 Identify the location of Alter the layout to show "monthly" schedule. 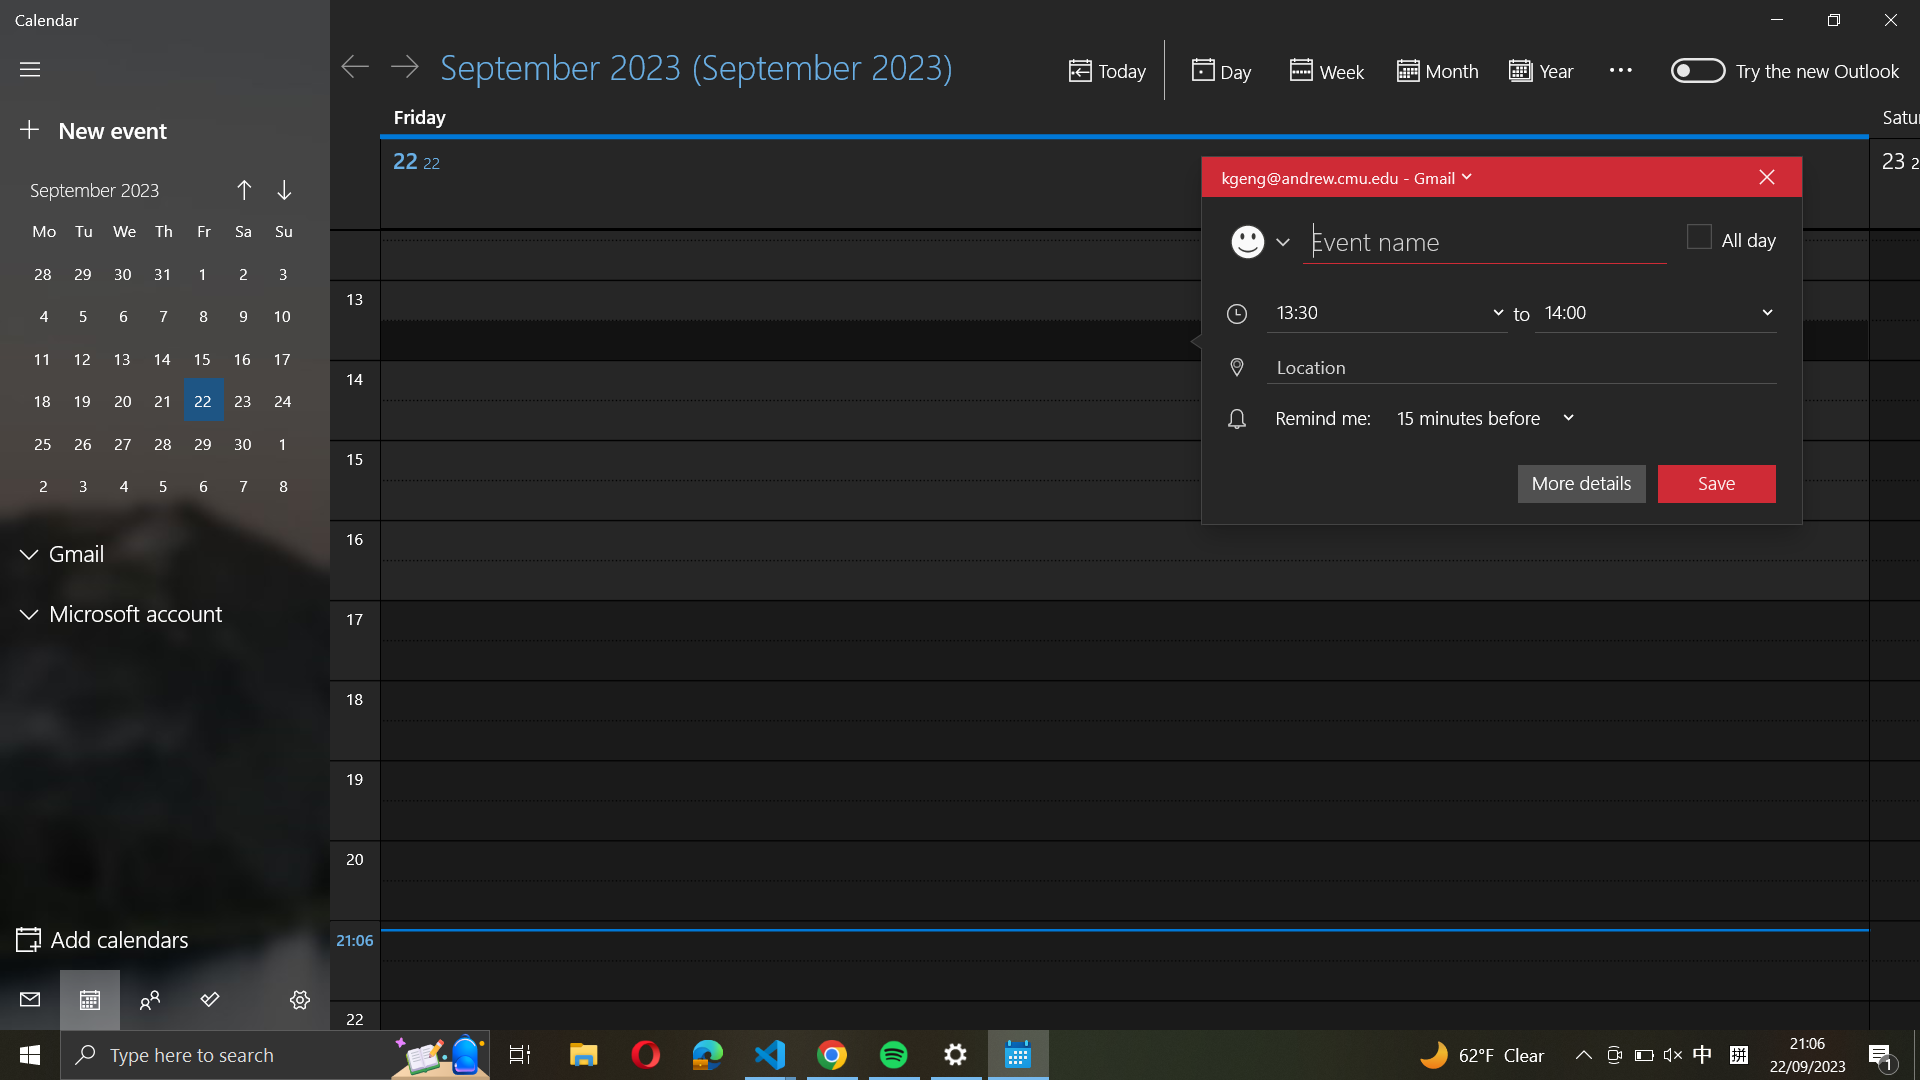
(1434, 71).